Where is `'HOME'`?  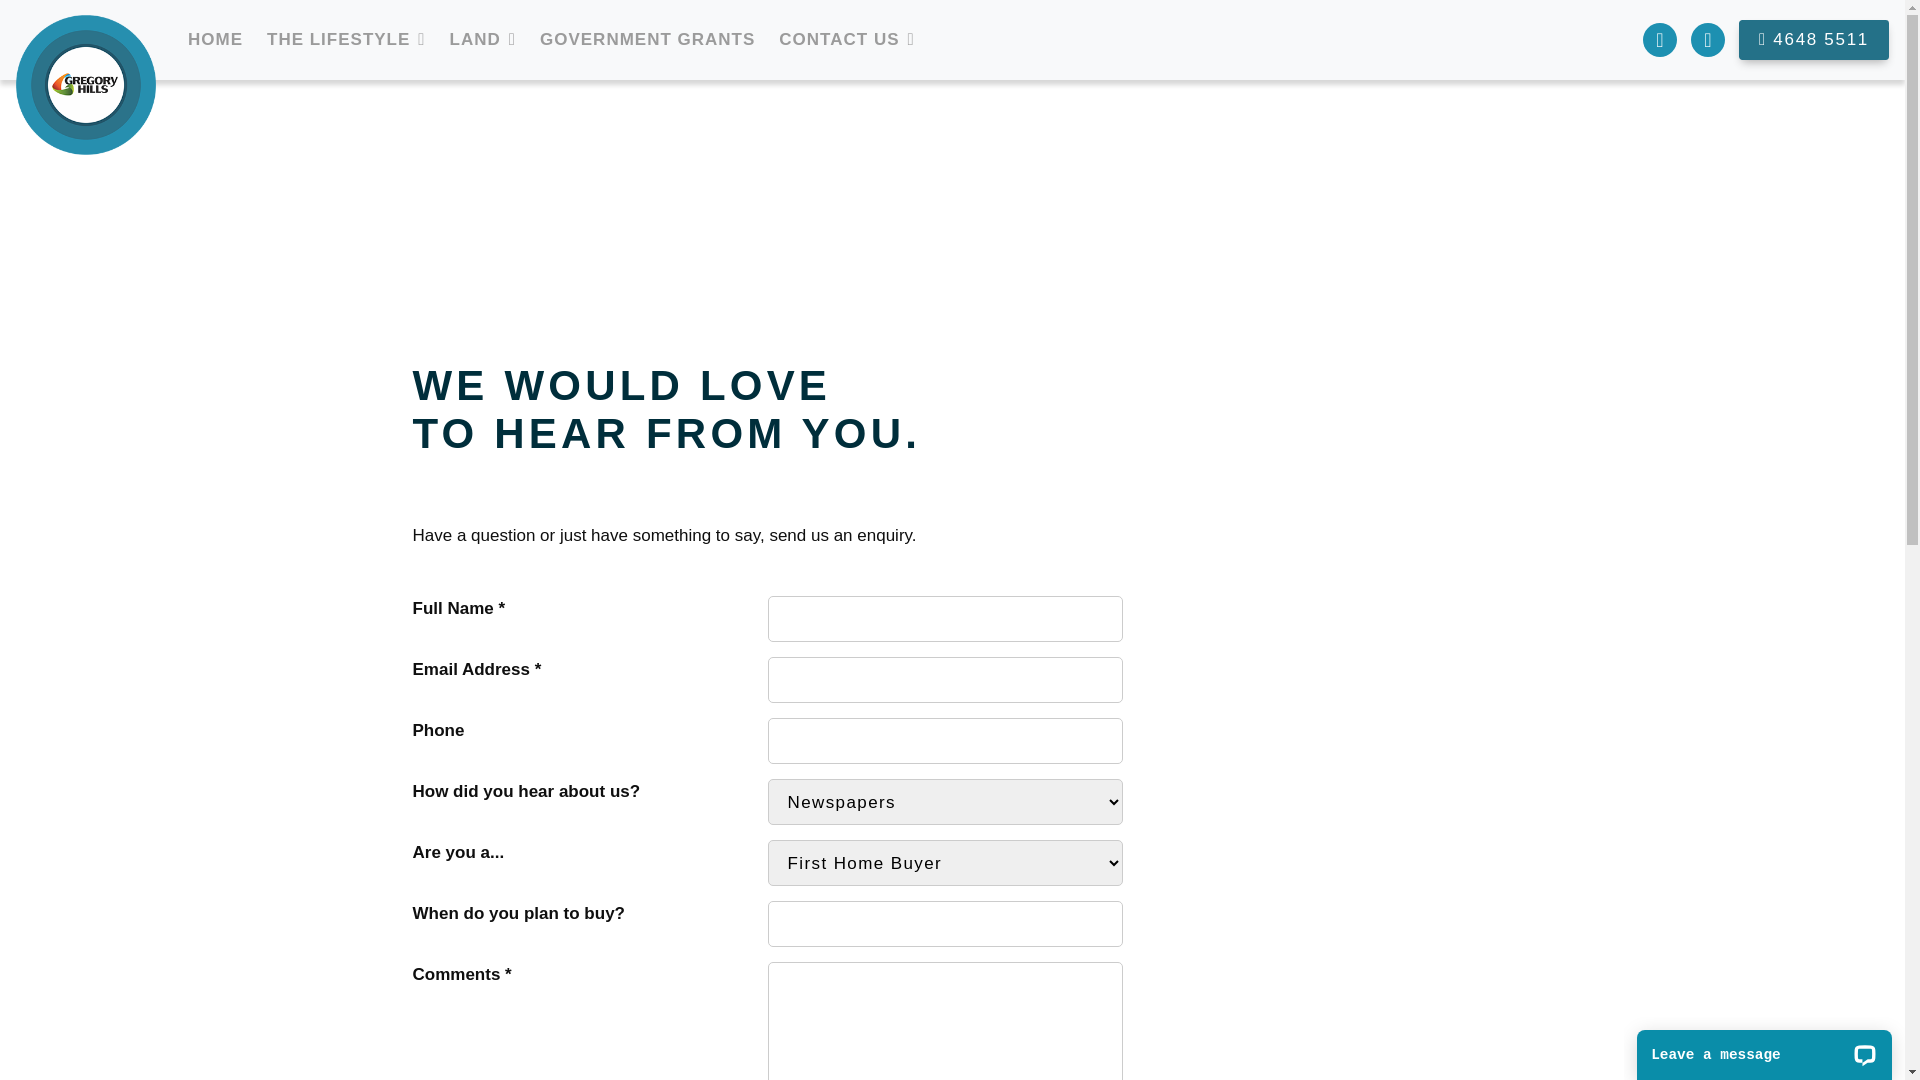 'HOME' is located at coordinates (215, 39).